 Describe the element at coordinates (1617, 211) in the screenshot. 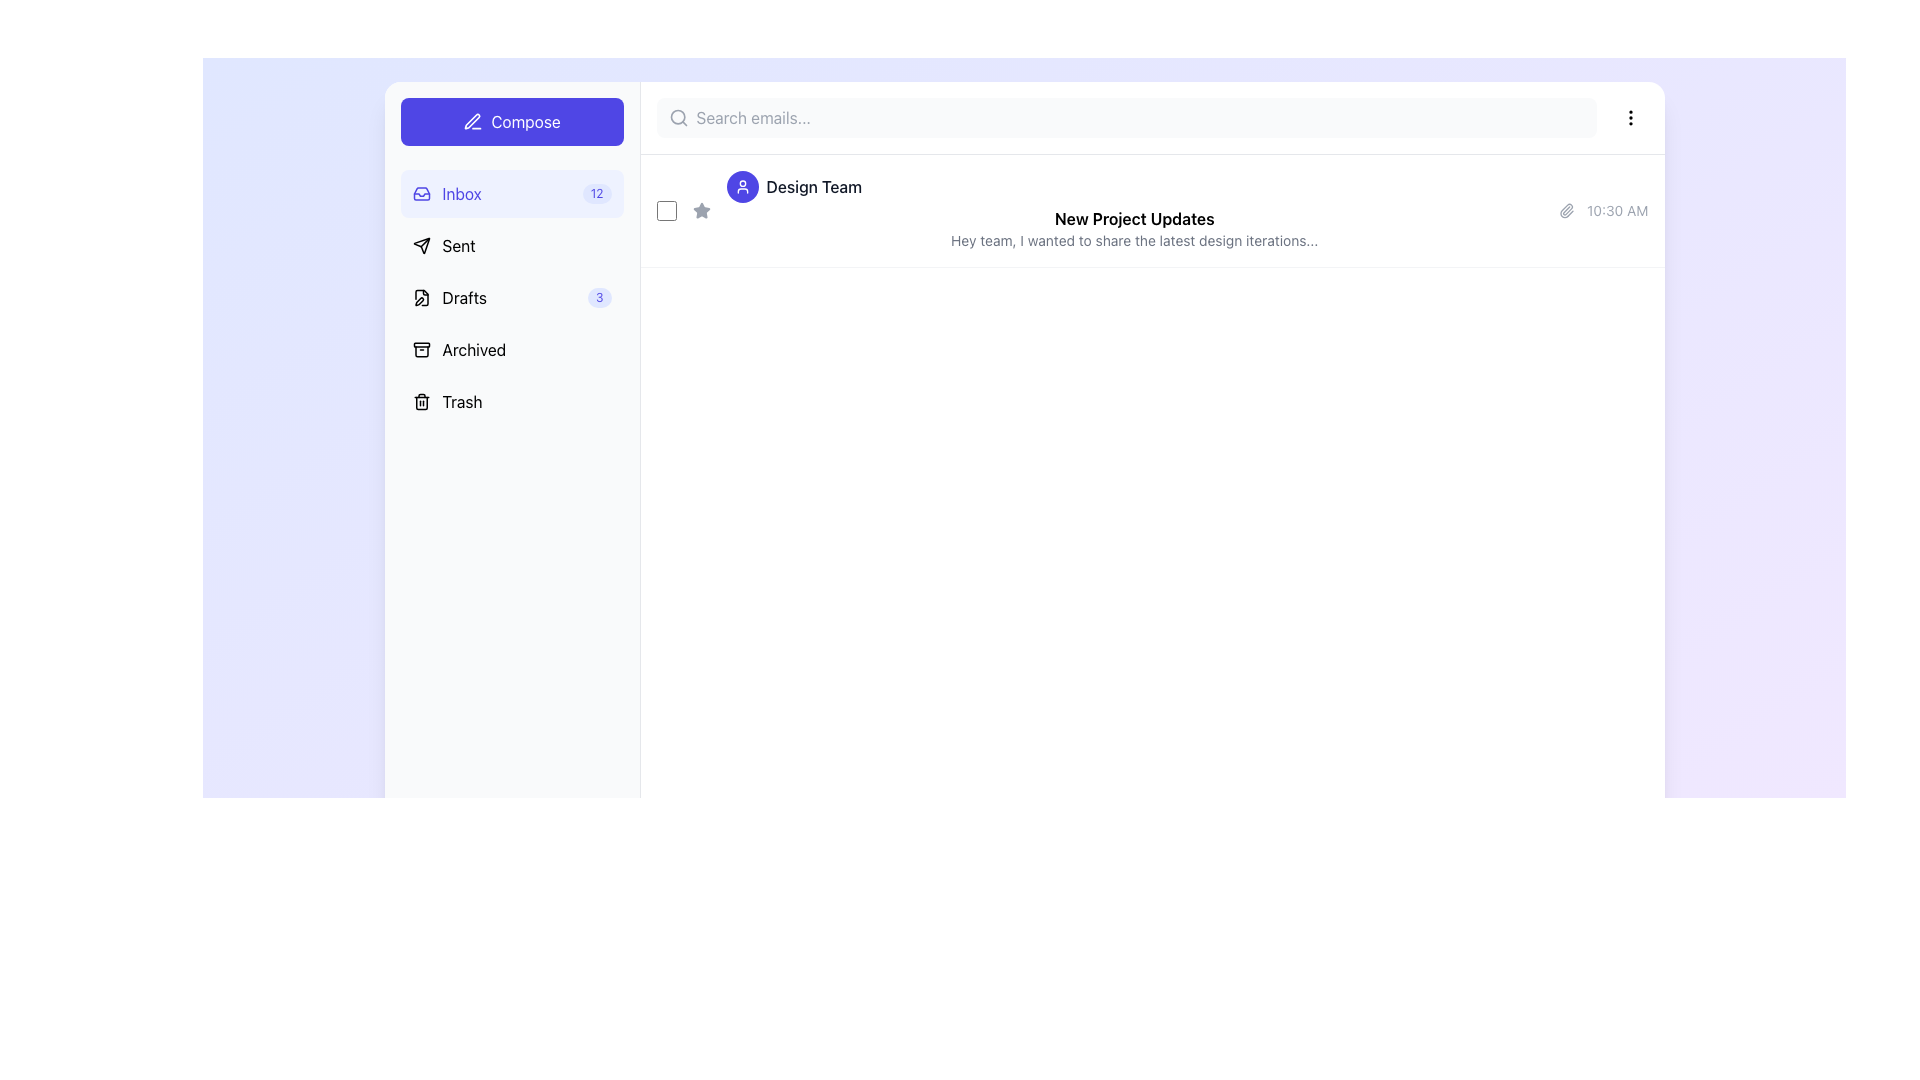

I see `displayed timestamp located in the top-right section of the email list view, next to the paperclip icon` at that location.